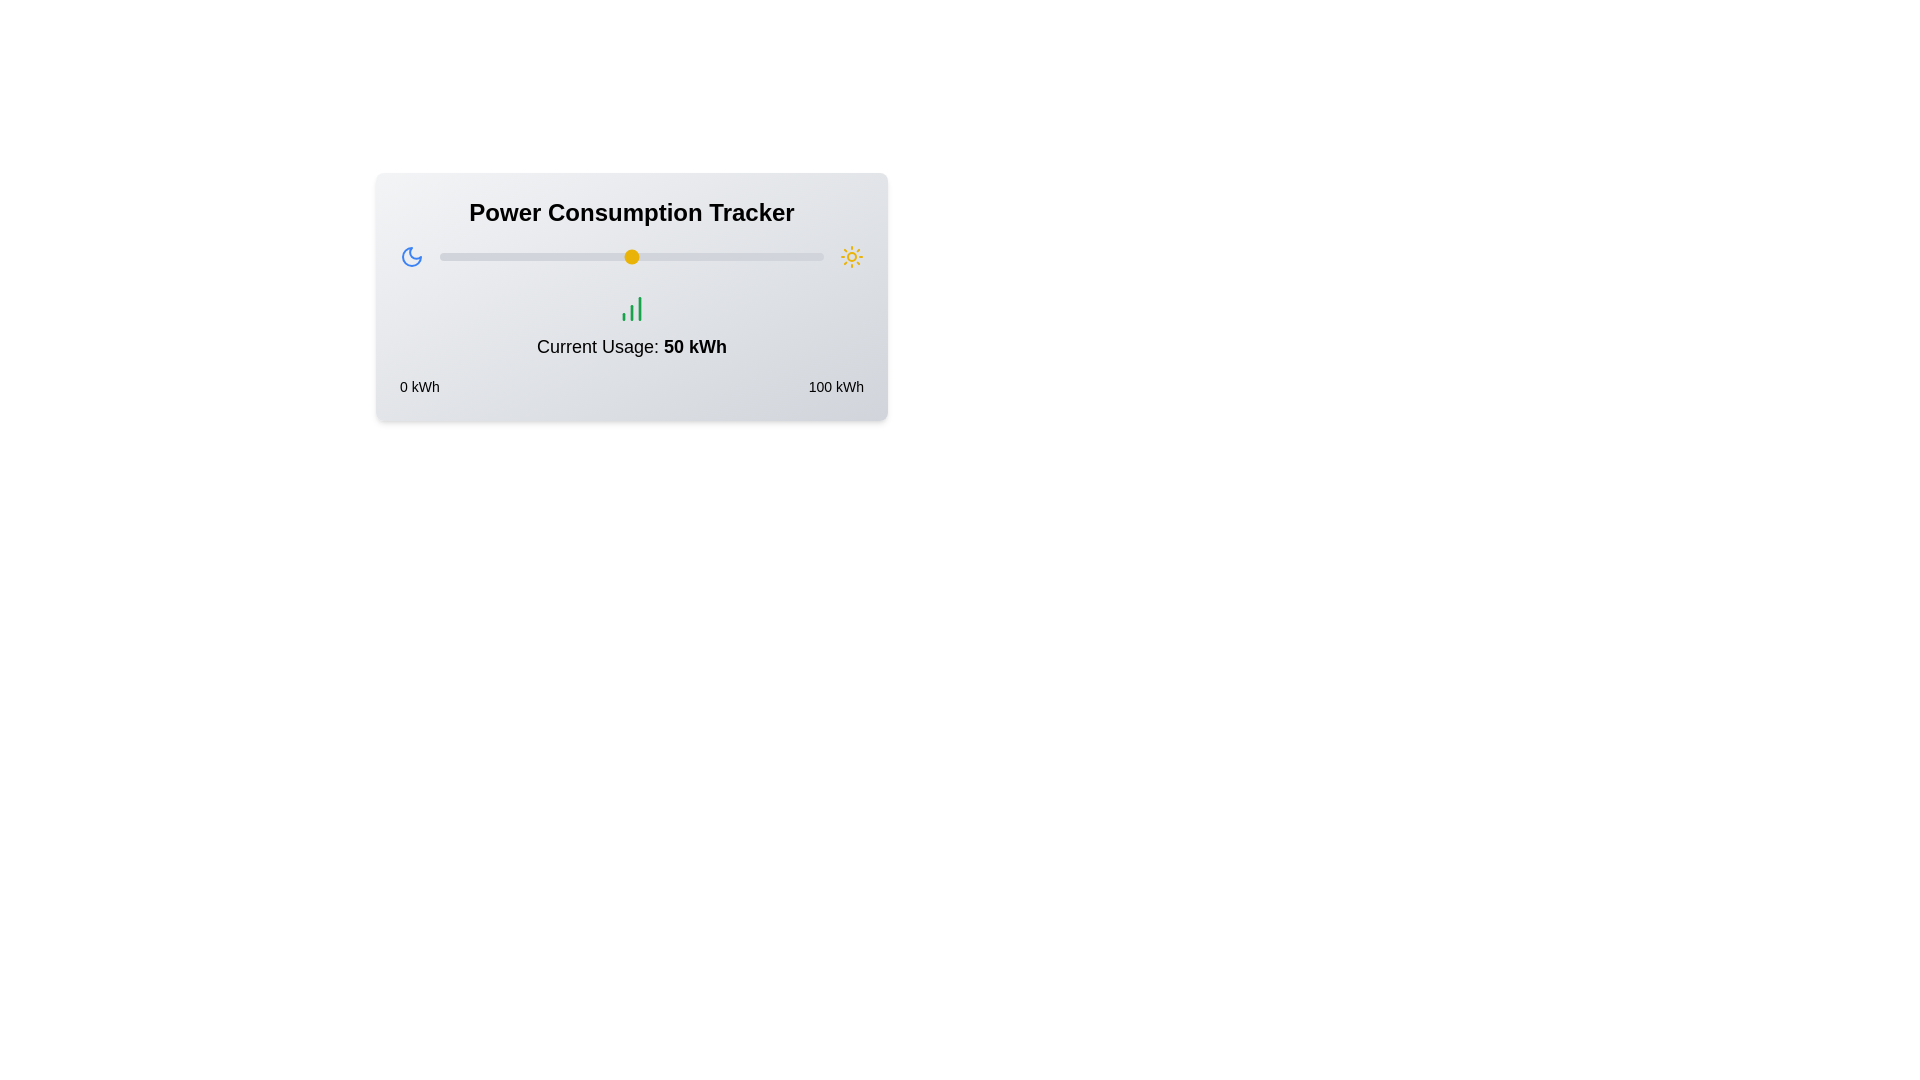 This screenshot has height=1080, width=1920. I want to click on the Moon icon, so click(411, 256).